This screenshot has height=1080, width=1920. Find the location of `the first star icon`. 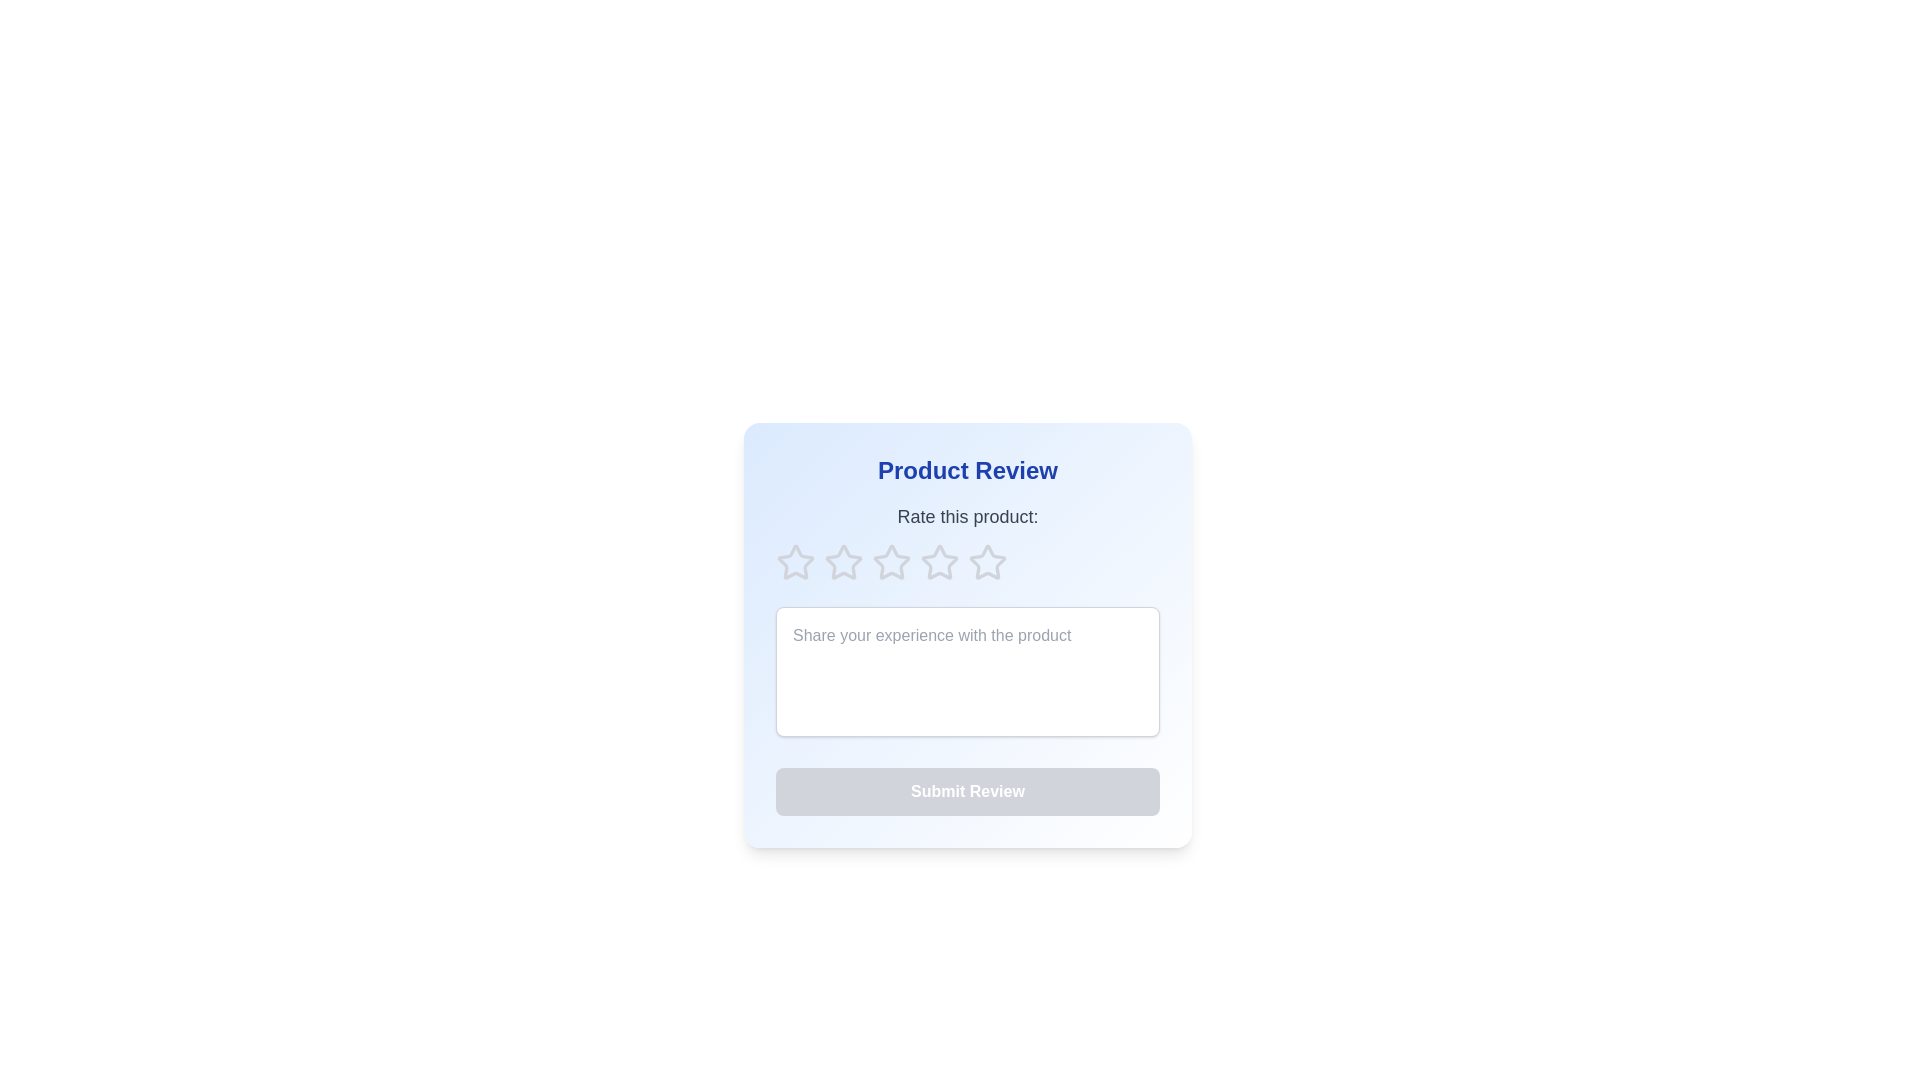

the first star icon is located at coordinates (844, 562).